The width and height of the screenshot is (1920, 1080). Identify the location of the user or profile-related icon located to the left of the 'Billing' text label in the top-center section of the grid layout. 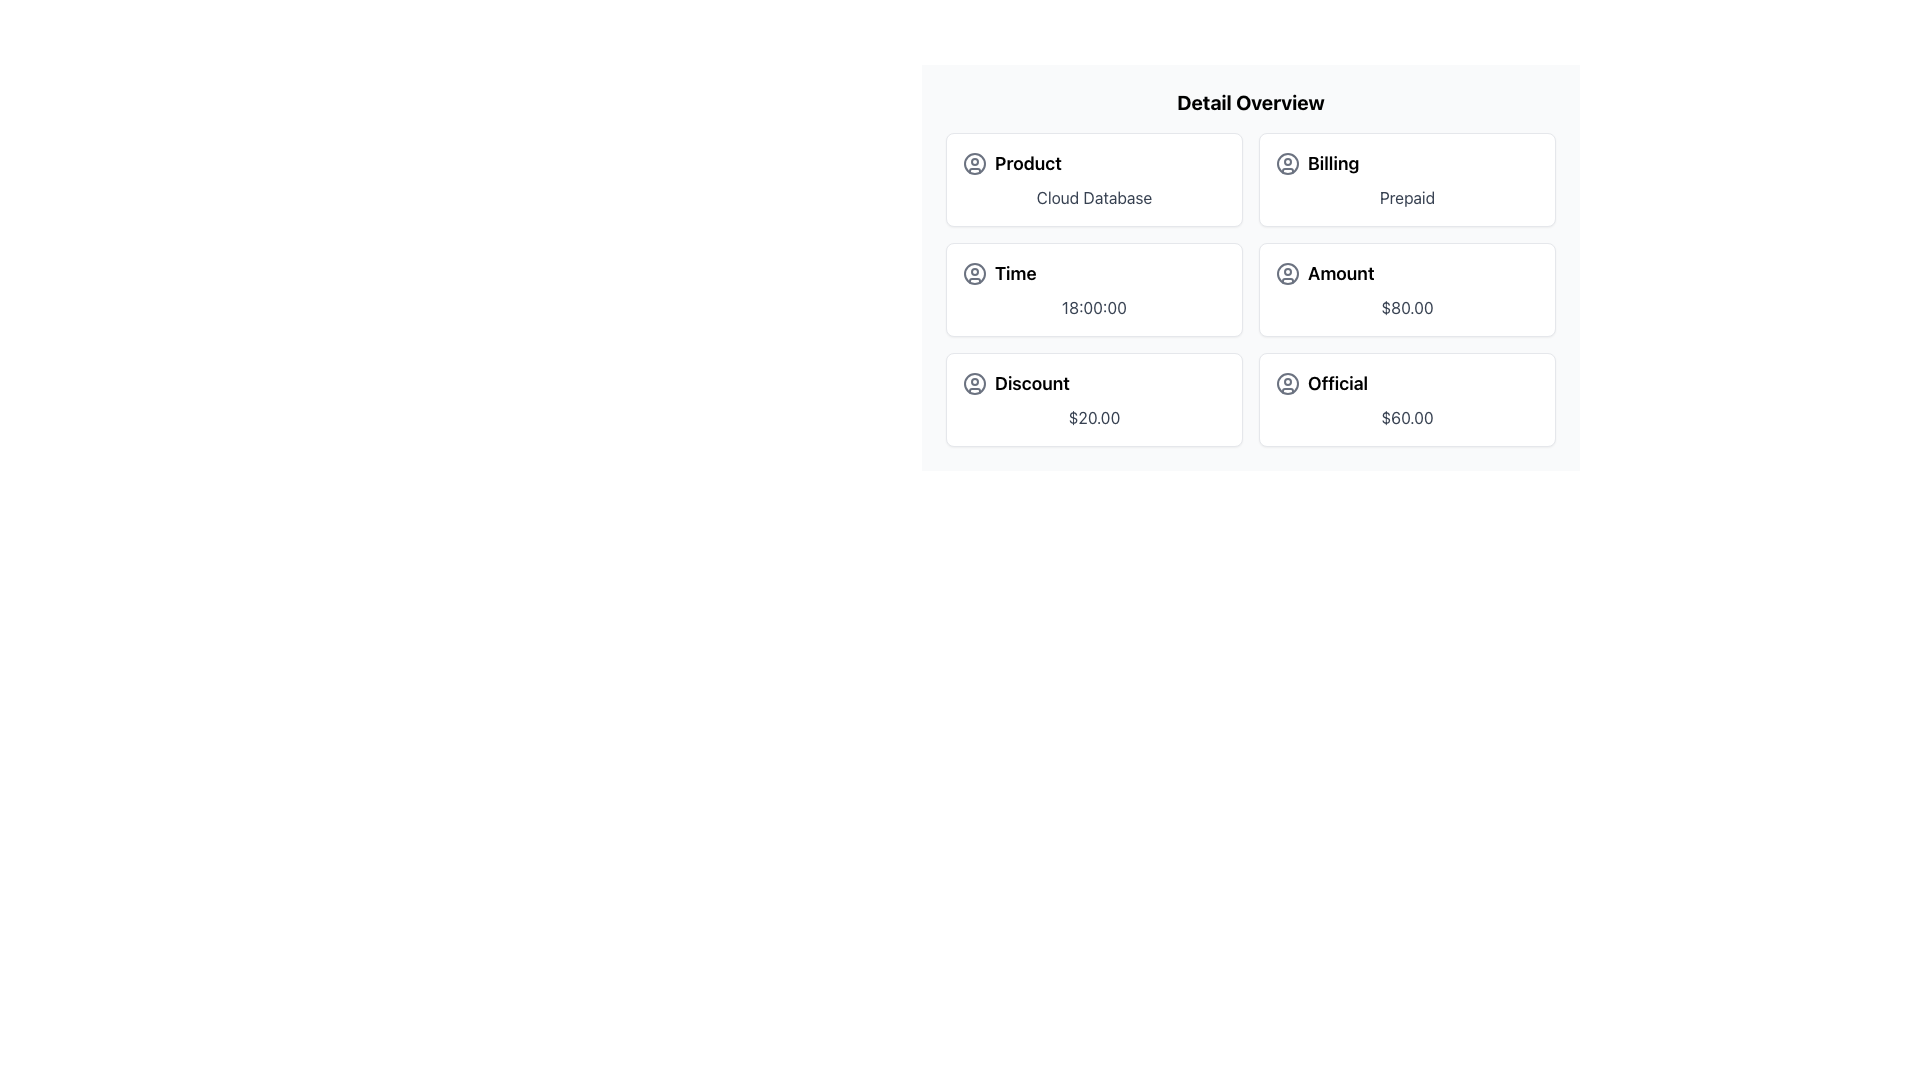
(1287, 163).